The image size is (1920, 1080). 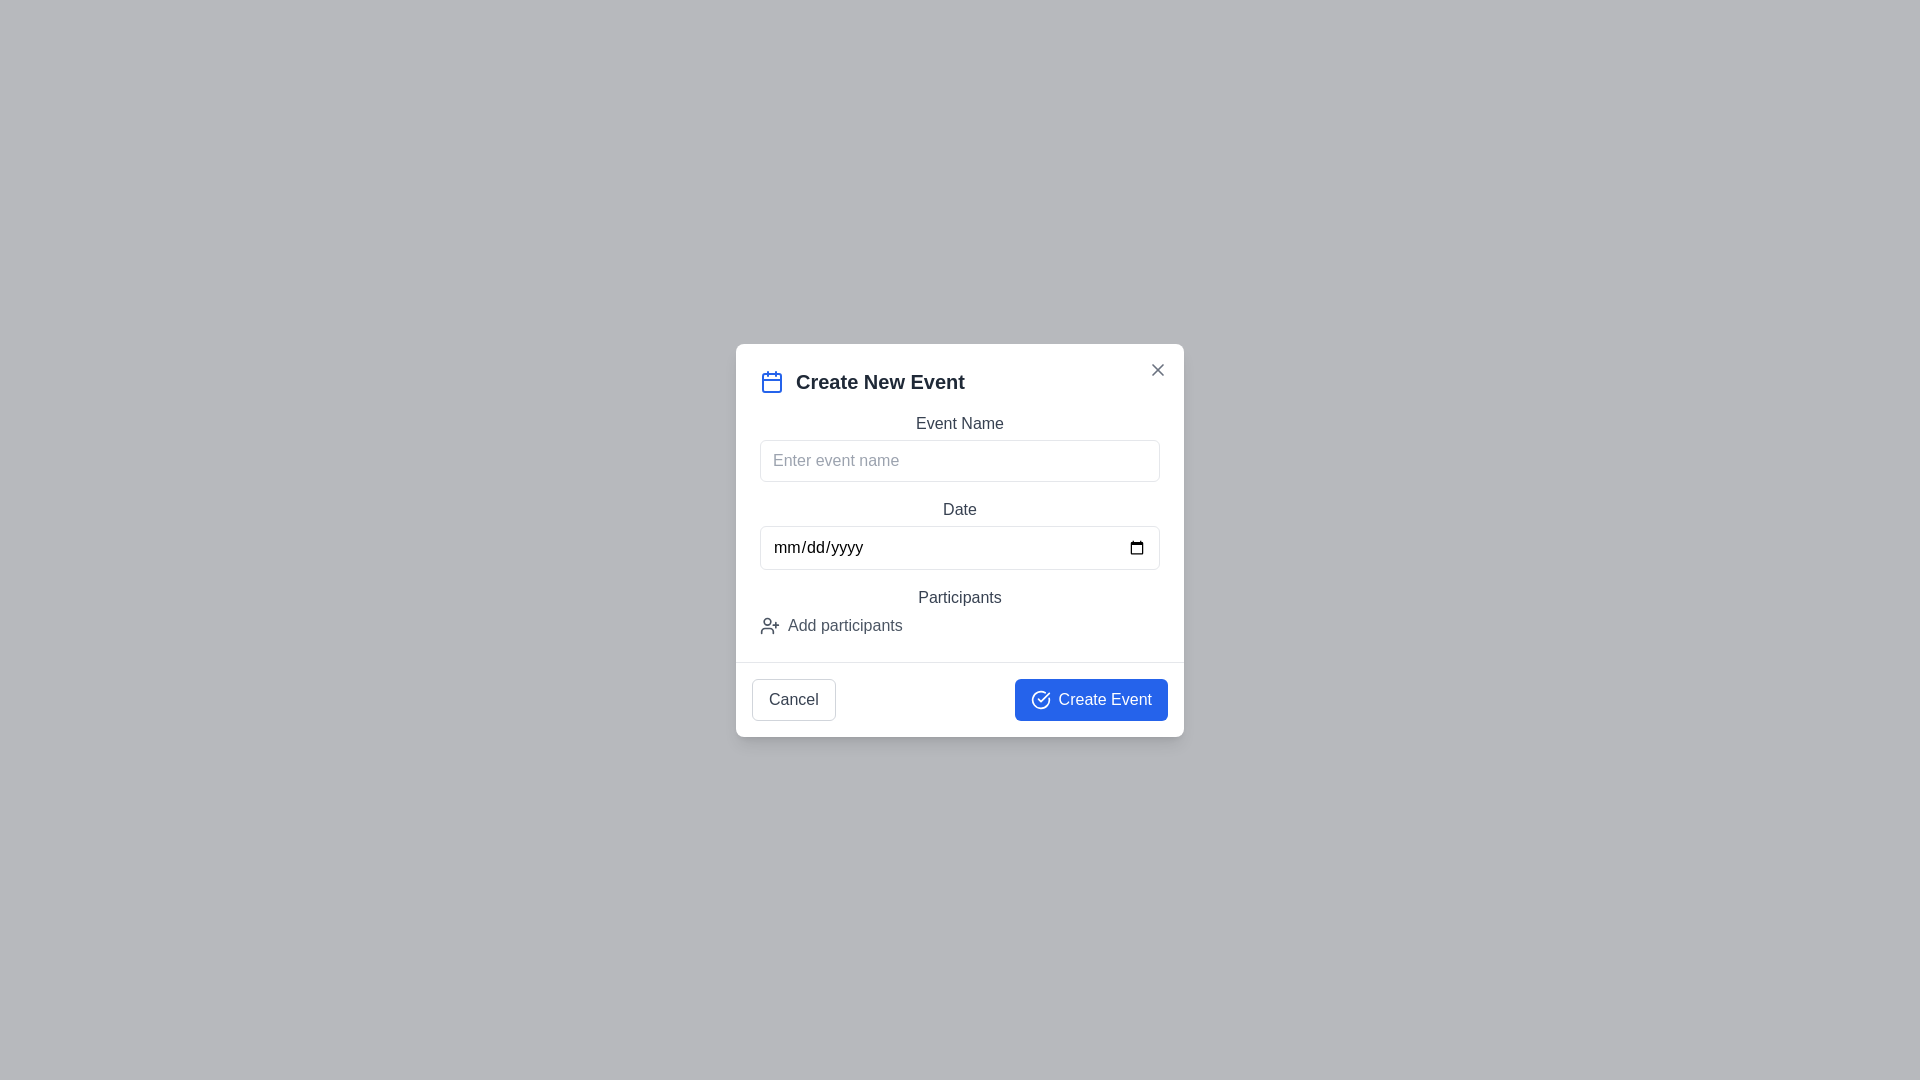 I want to click on the close button with an 'X' icon located in the top-right corner of the 'Create New Event' modal, so click(x=1157, y=369).